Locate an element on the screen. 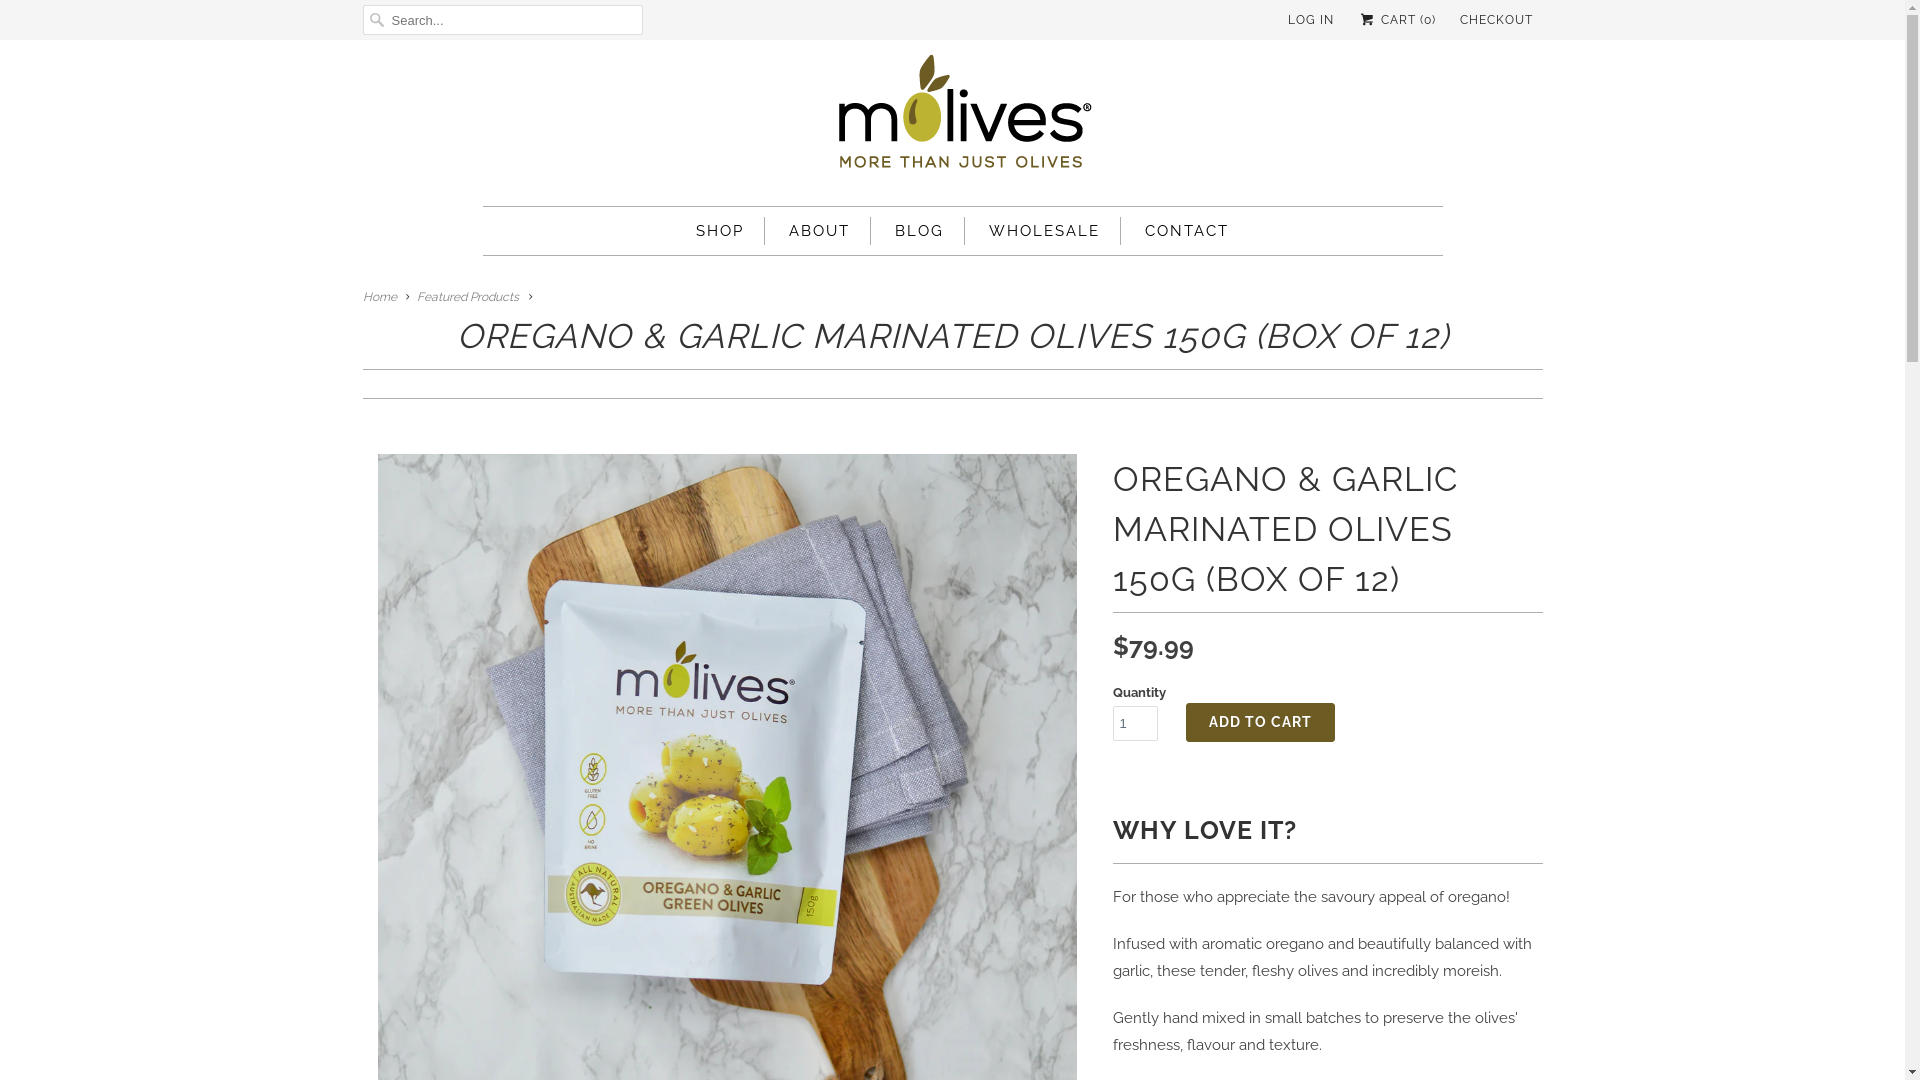  'Featured Products' is located at coordinates (467, 297).